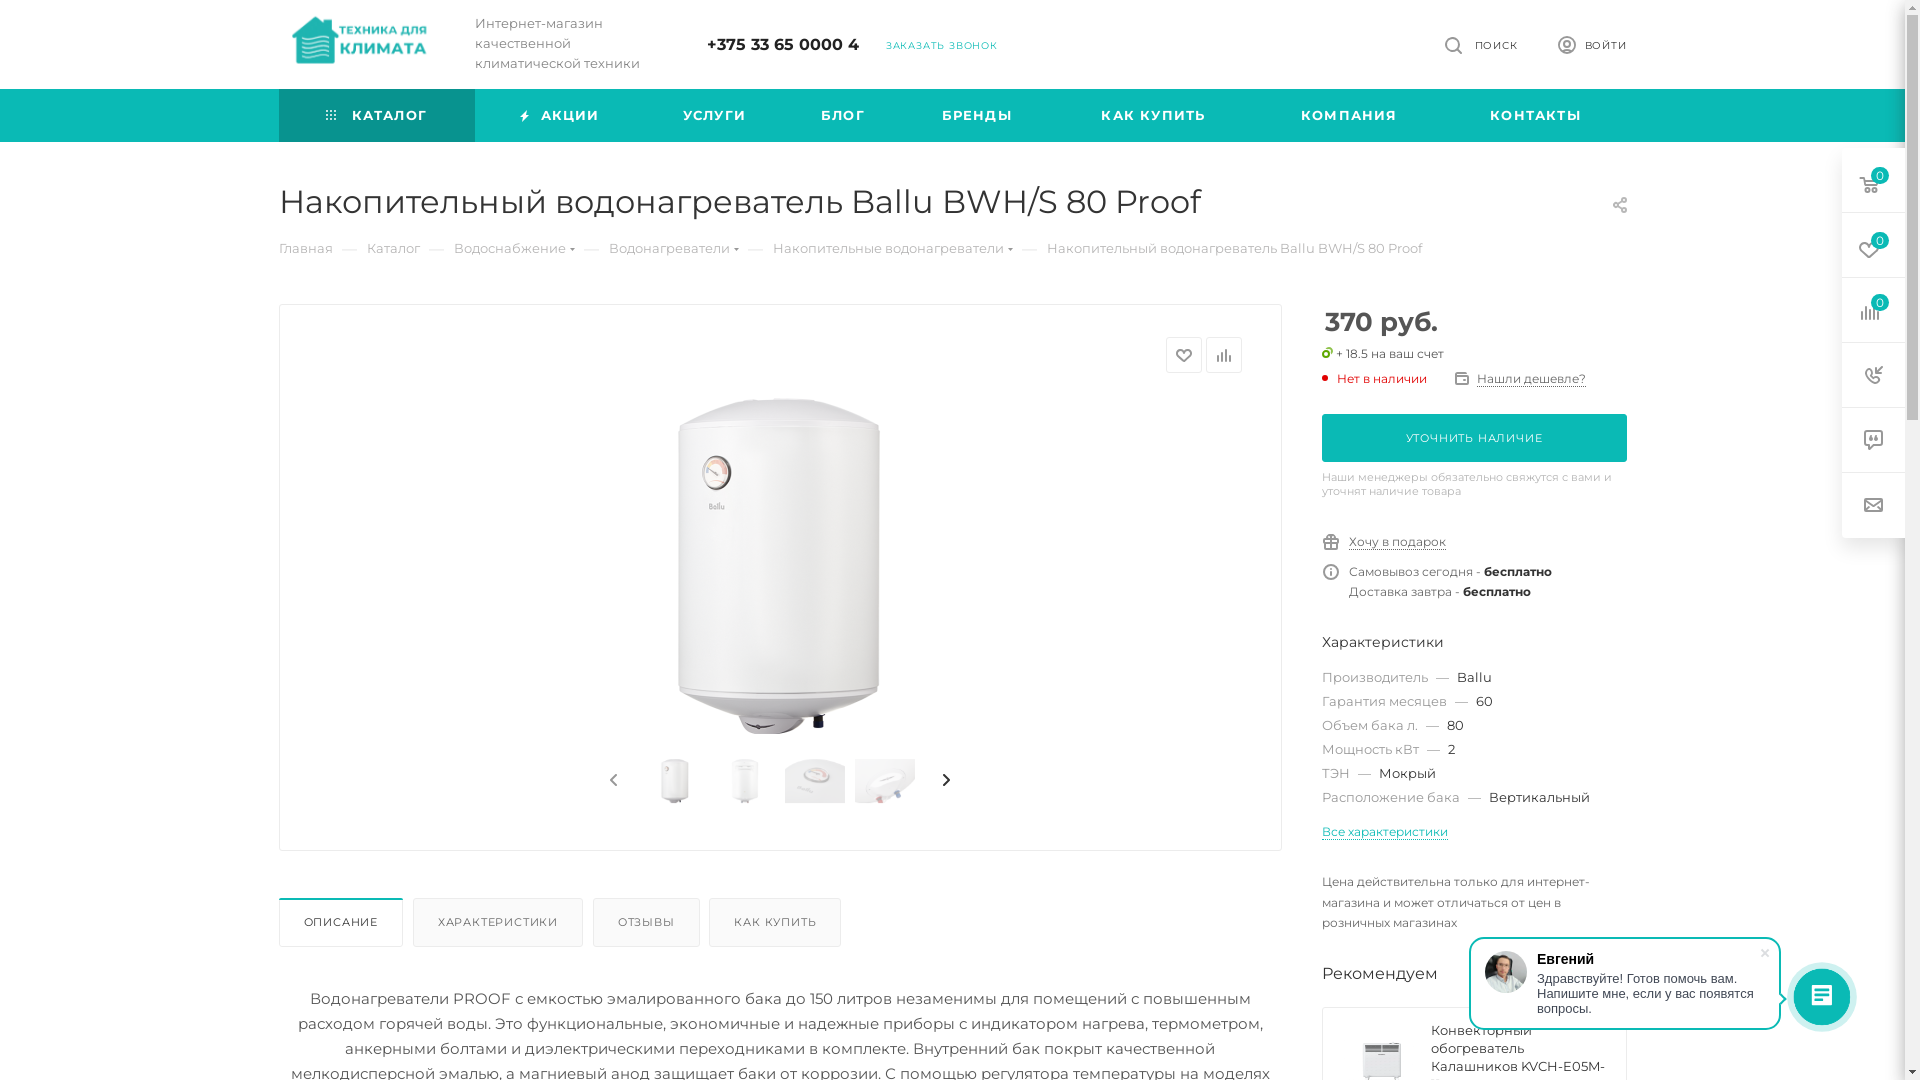  What do you see at coordinates (781, 44) in the screenshot?
I see `'+375 33 65 0000 4'` at bounding box center [781, 44].